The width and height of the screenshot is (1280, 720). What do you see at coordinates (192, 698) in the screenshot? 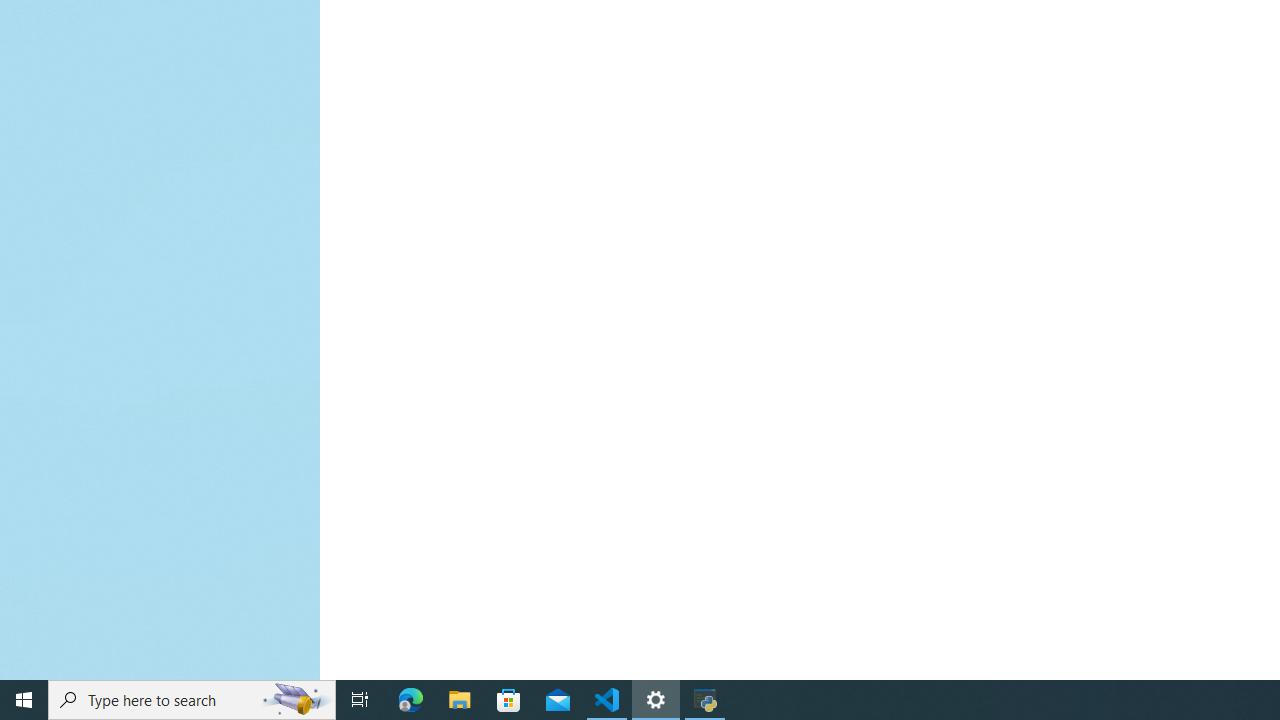
I see `'Type here to search'` at bounding box center [192, 698].